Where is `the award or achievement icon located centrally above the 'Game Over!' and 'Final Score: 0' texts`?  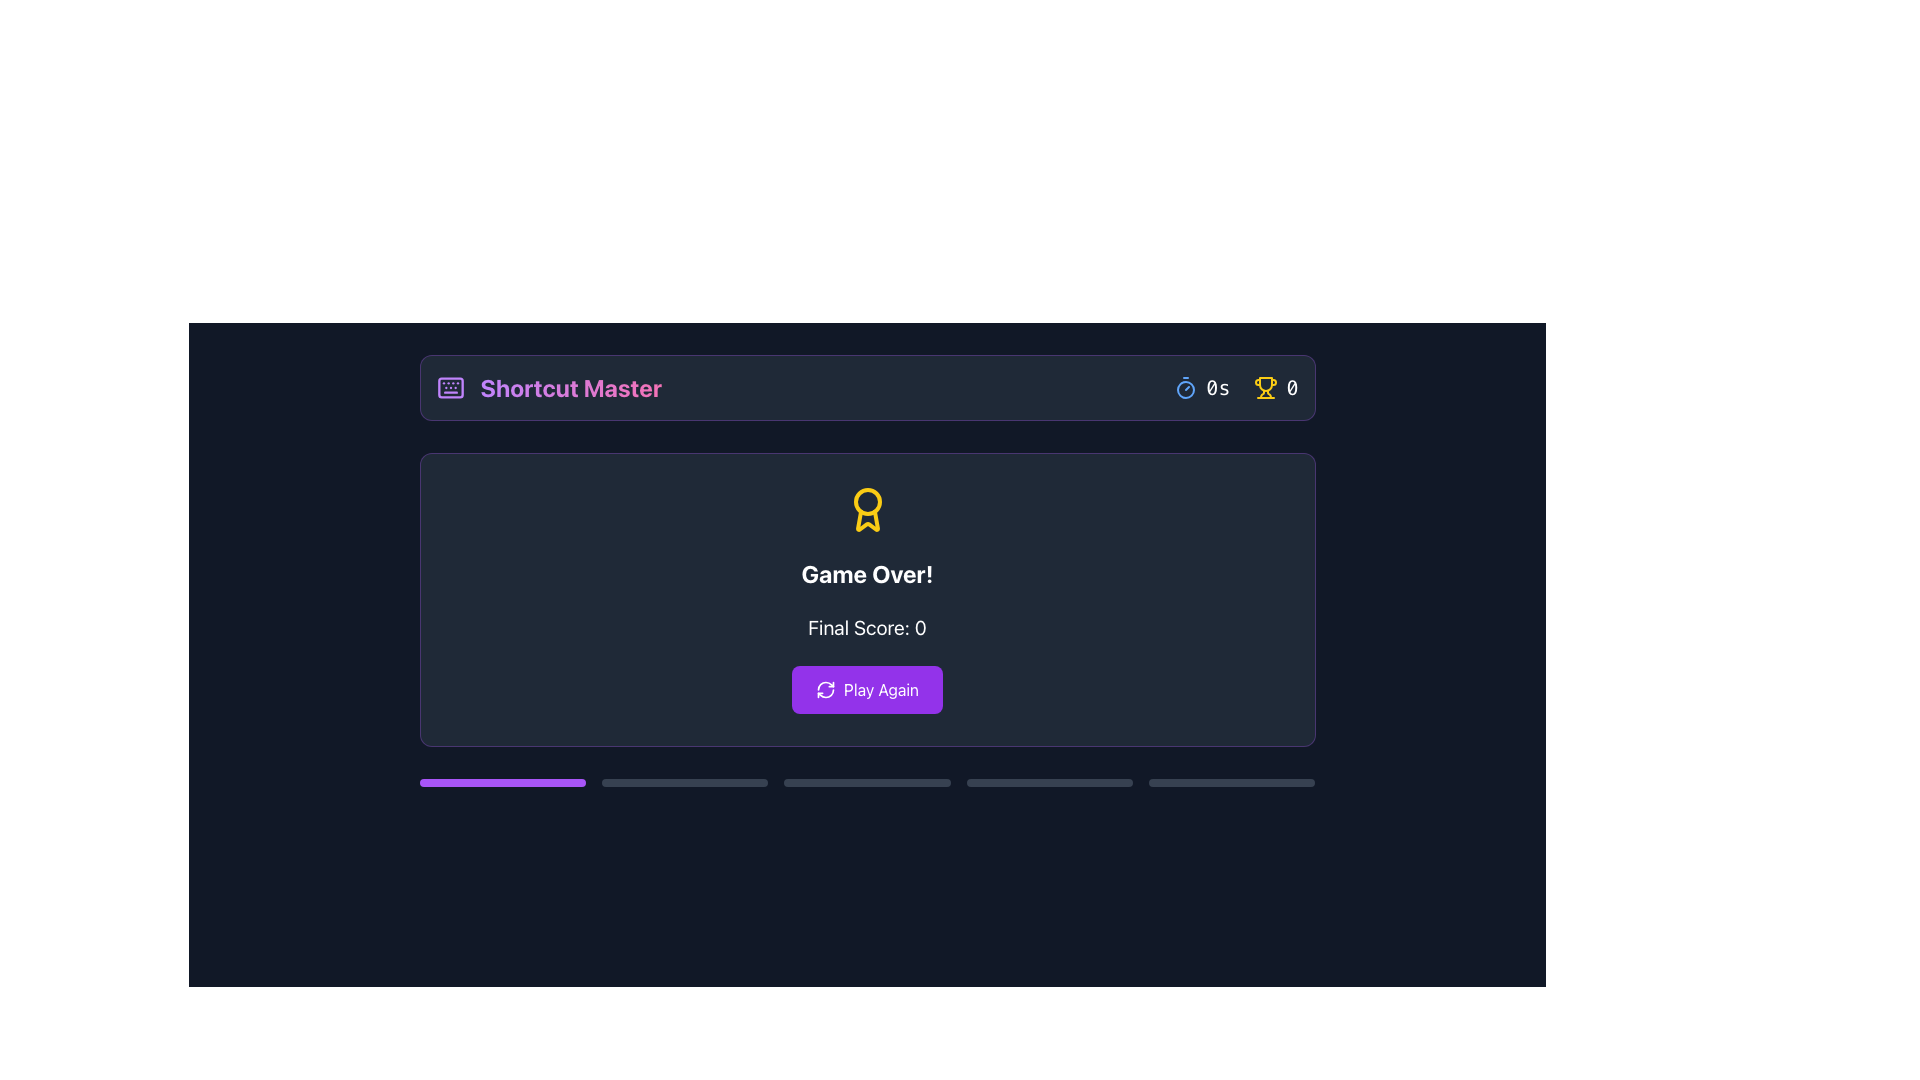 the award or achievement icon located centrally above the 'Game Over!' and 'Final Score: 0' texts is located at coordinates (867, 508).